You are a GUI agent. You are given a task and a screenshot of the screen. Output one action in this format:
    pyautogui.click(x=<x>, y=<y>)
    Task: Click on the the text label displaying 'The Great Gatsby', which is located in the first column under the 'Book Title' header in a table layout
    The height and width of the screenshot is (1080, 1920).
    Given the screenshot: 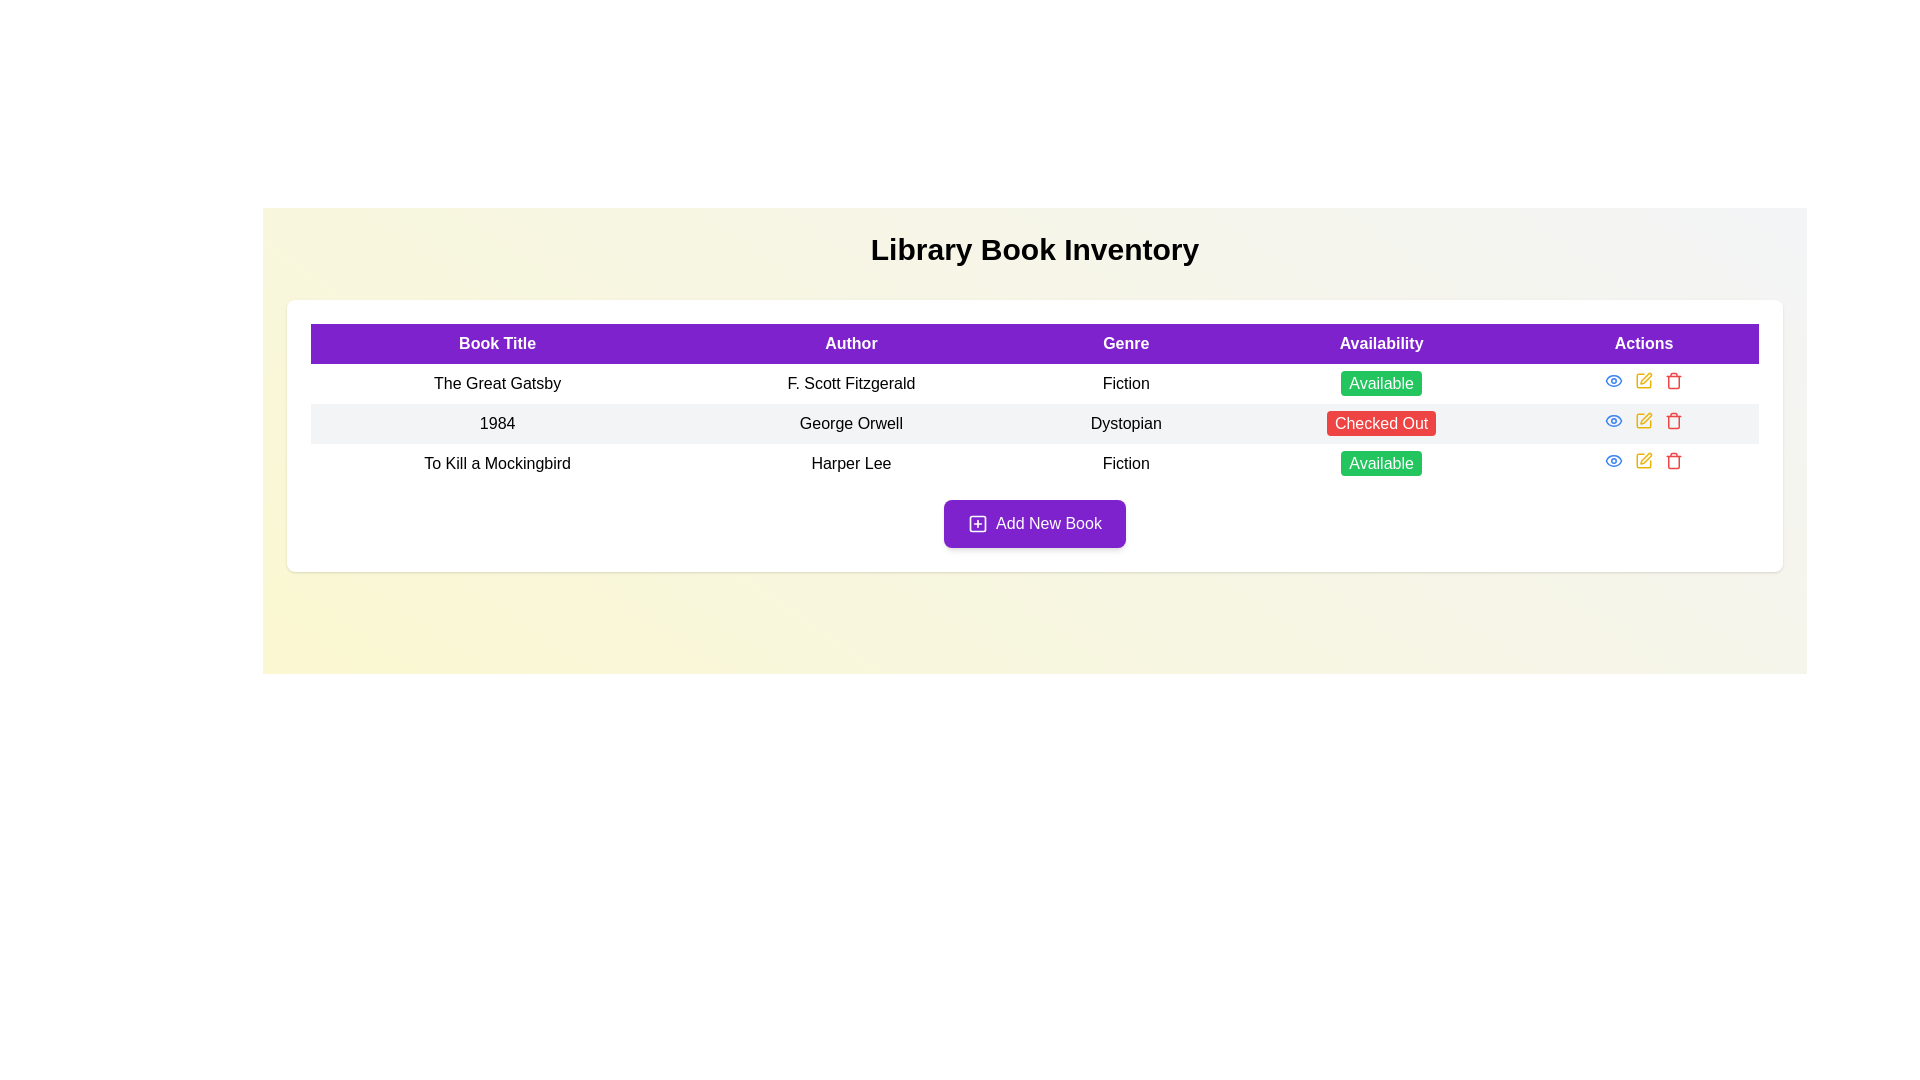 What is the action you would take?
    pyautogui.click(x=497, y=384)
    